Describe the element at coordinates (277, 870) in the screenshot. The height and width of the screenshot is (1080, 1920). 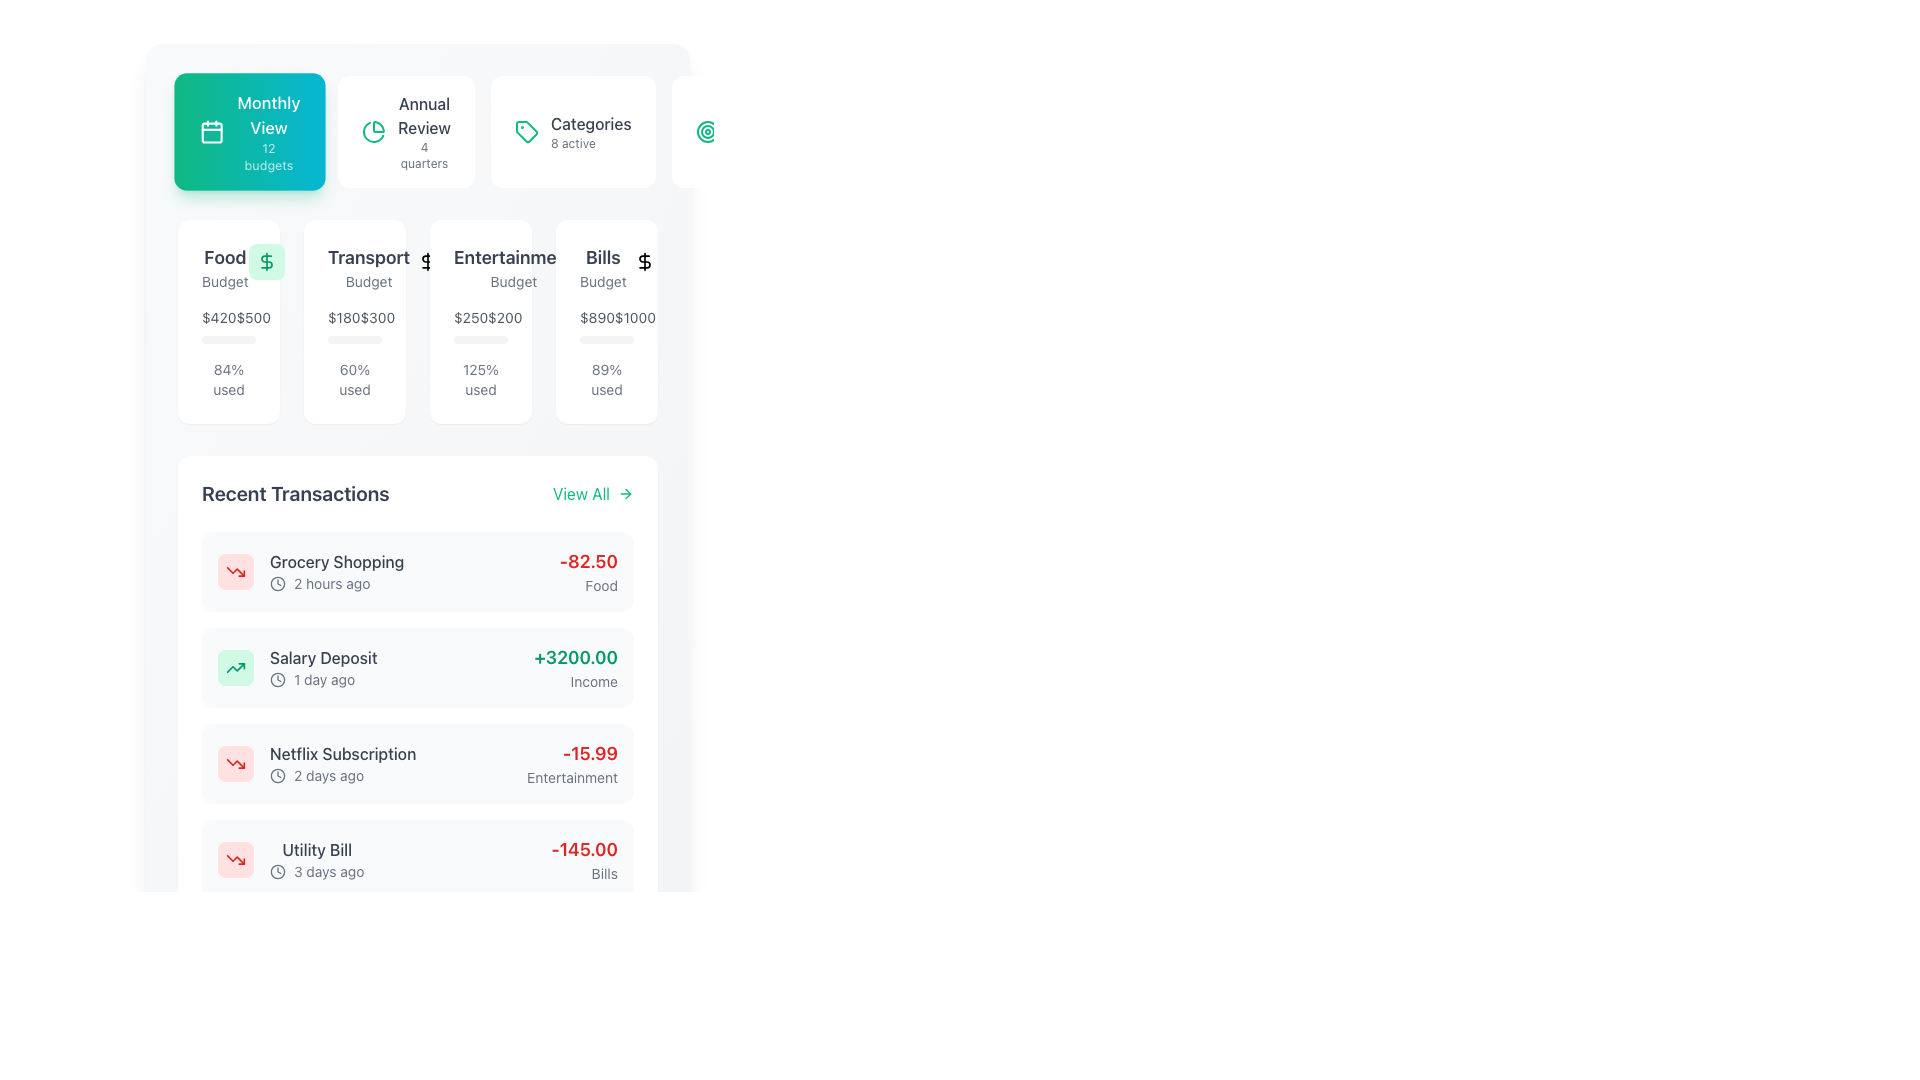
I see `the time-related icon that is positioned to the left of the '3 days ago' text in the fourth item of the 'Recent Transactions' list under the 'Utility Bill' transaction` at that location.